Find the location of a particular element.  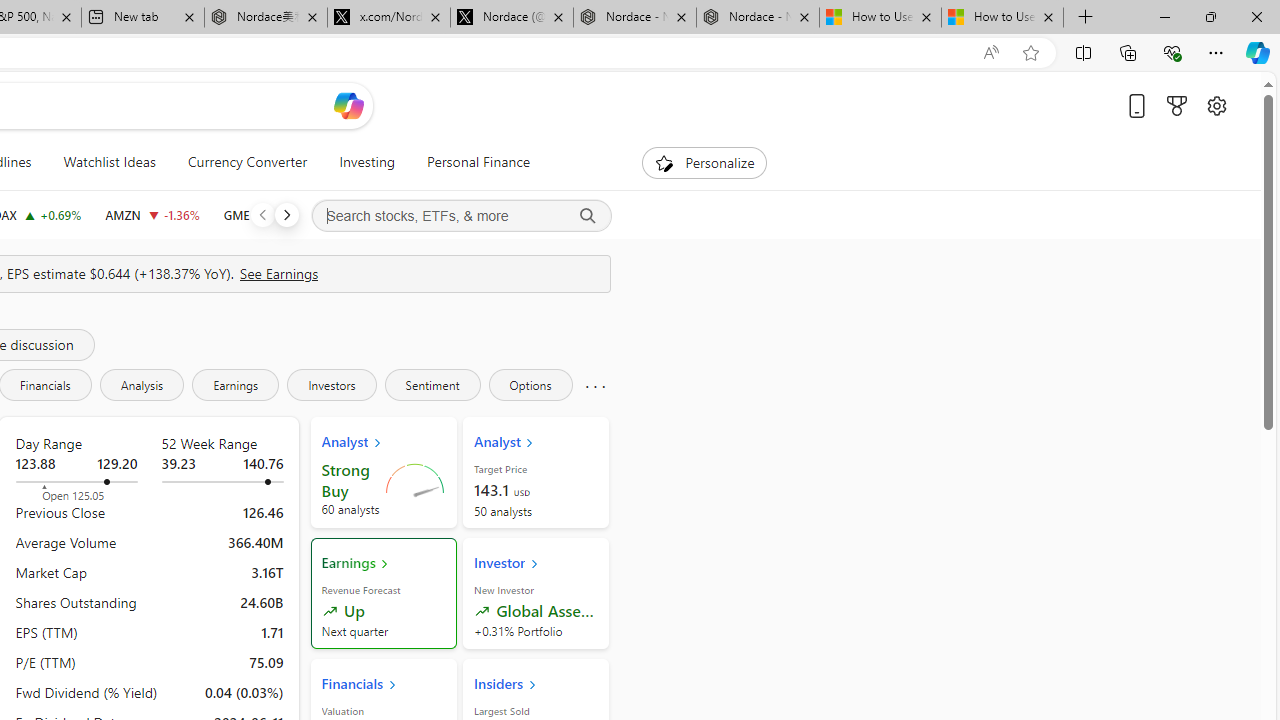

'Sentiment' is located at coordinates (431, 384).